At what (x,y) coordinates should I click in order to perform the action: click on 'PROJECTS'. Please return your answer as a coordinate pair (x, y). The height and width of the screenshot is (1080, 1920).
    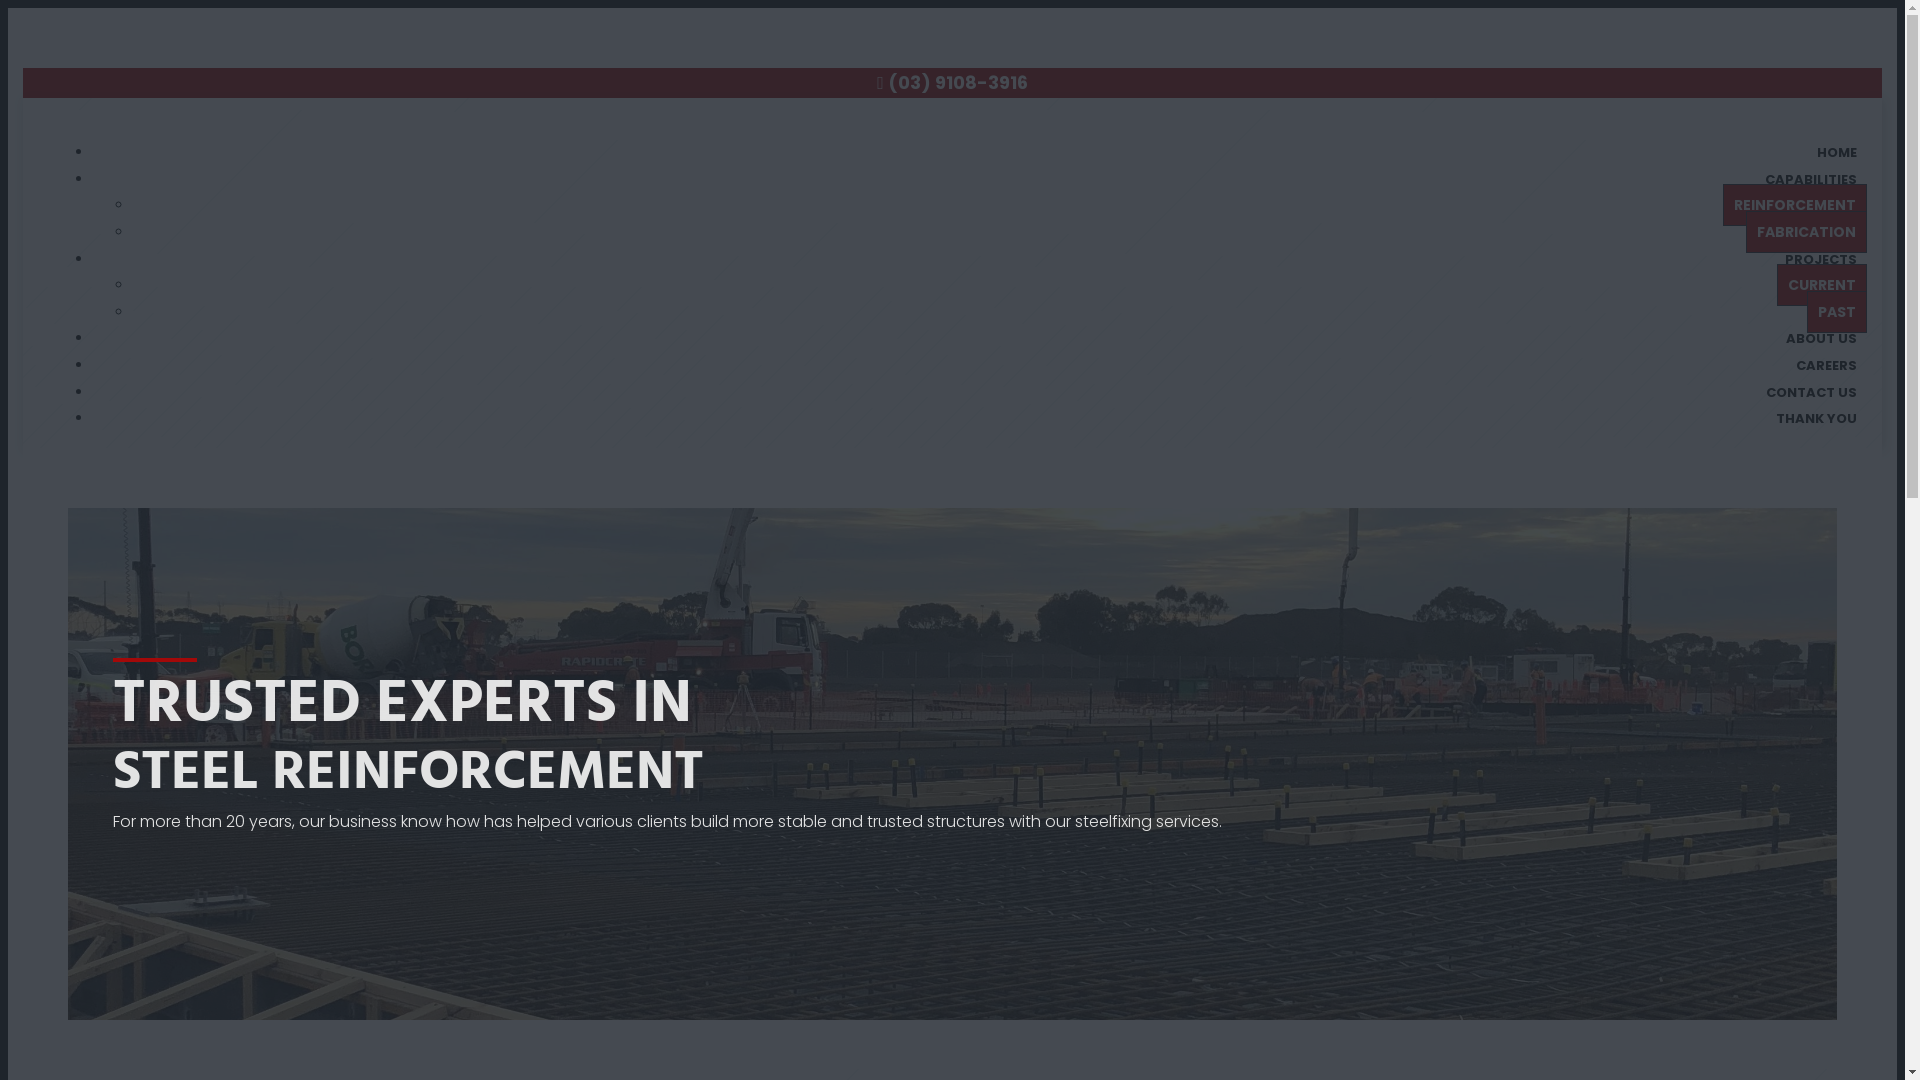
    Looking at the image, I should click on (1820, 258).